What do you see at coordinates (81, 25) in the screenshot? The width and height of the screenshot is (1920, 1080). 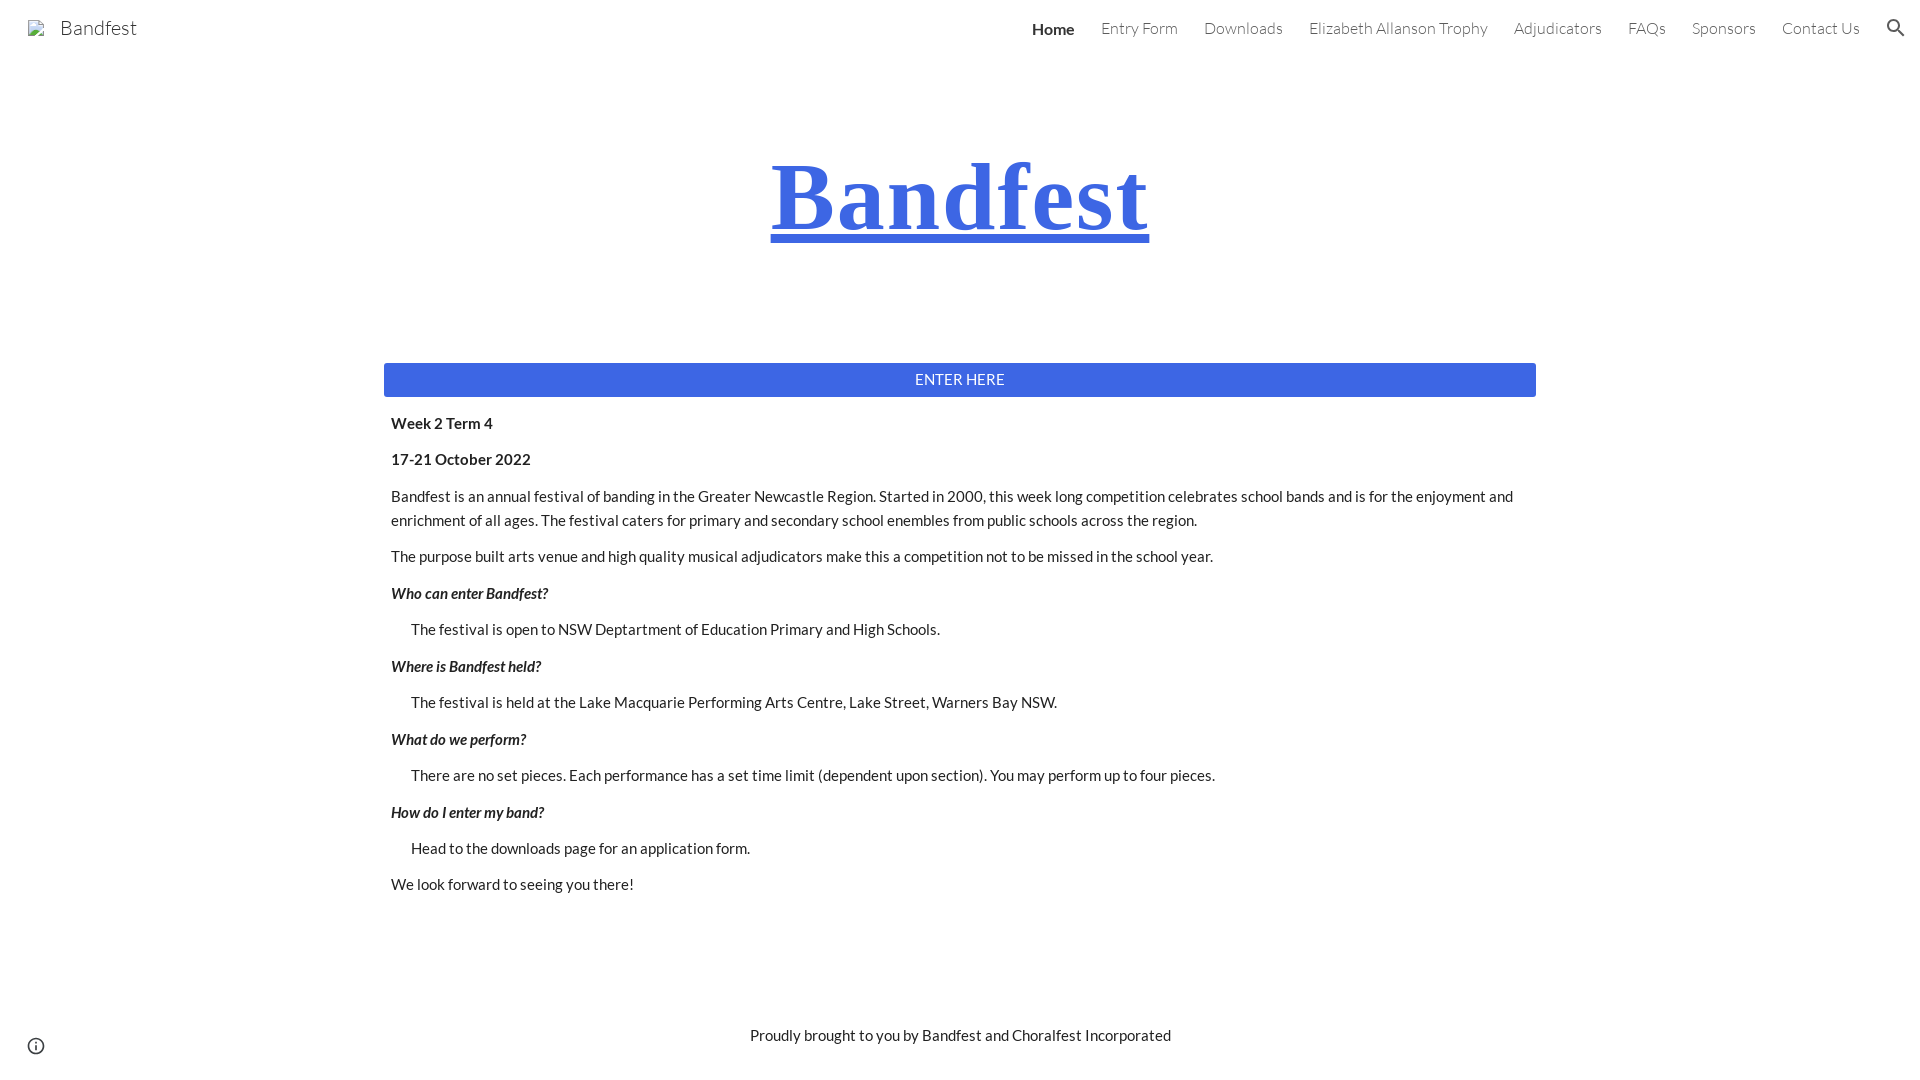 I see `'Bandfest'` at bounding box center [81, 25].